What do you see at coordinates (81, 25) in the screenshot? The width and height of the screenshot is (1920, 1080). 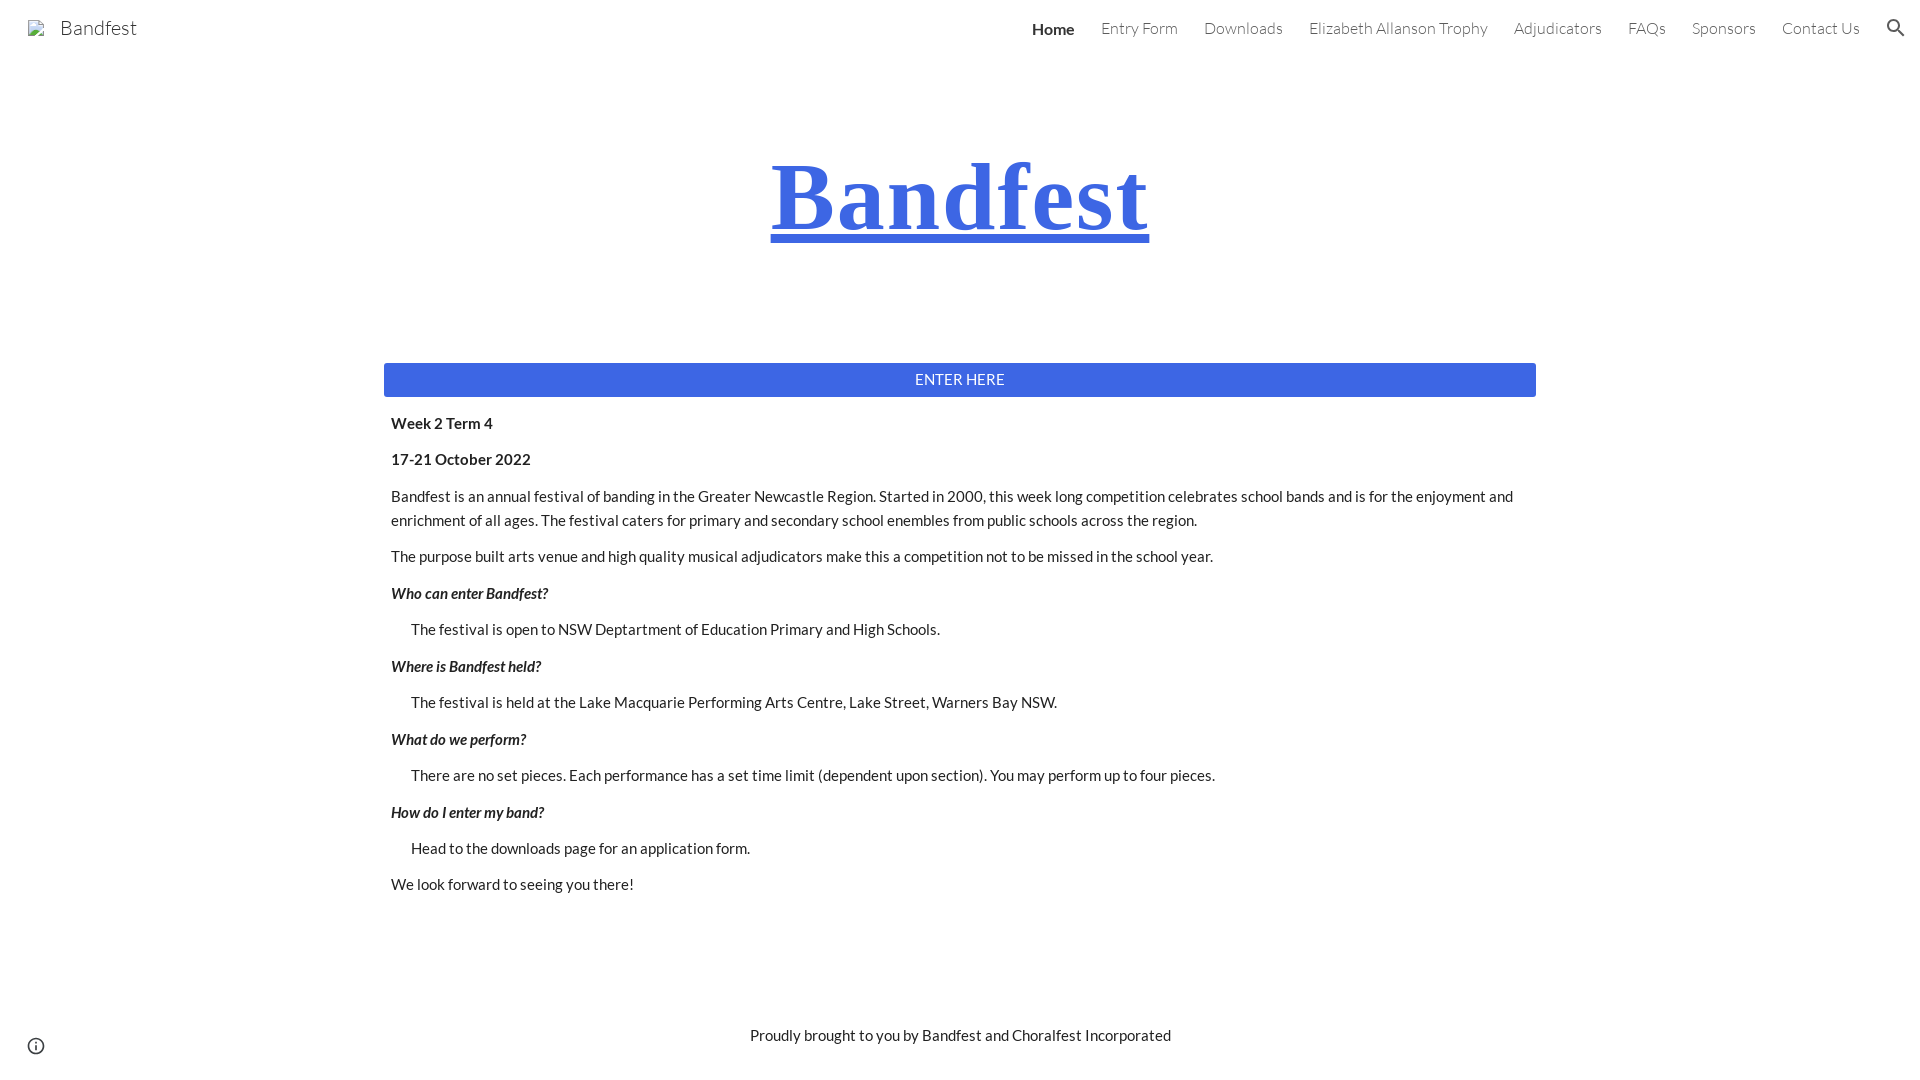 I see `'Bandfest'` at bounding box center [81, 25].